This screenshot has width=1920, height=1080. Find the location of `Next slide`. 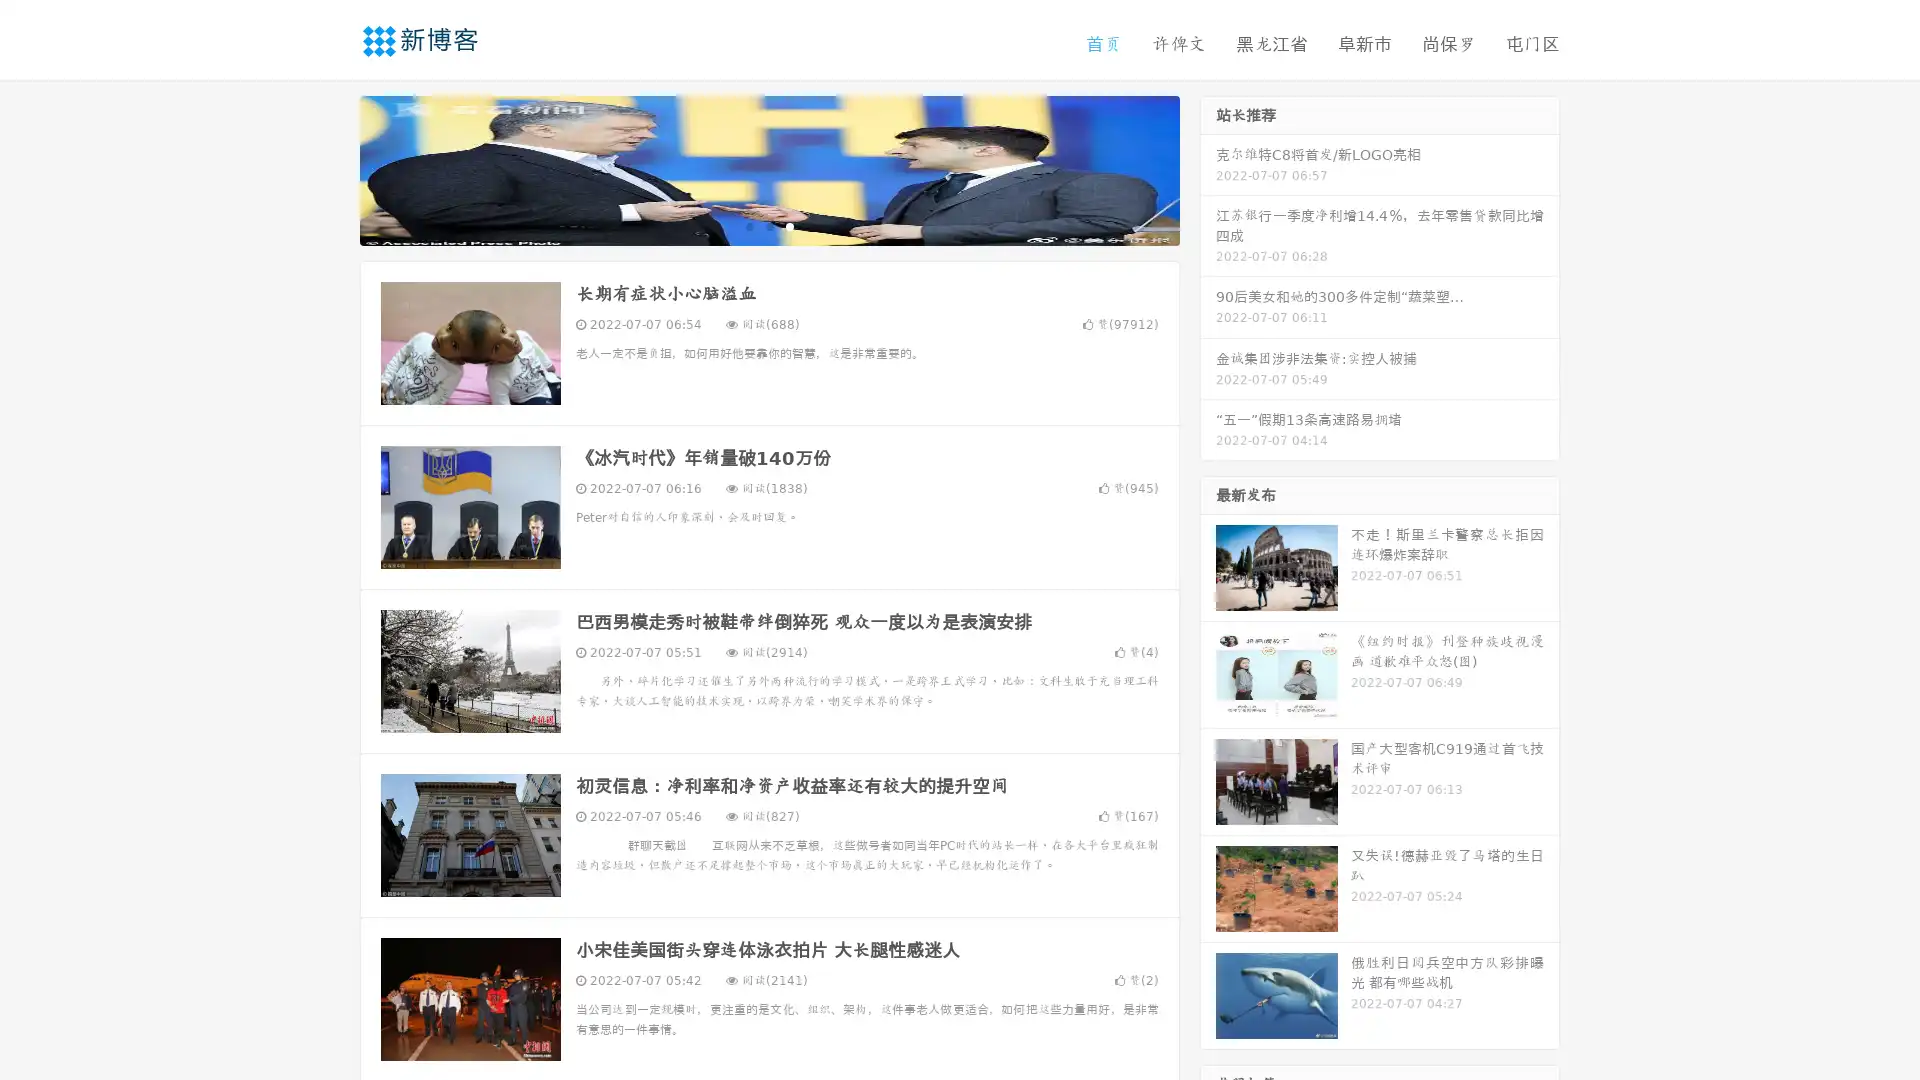

Next slide is located at coordinates (1208, 168).